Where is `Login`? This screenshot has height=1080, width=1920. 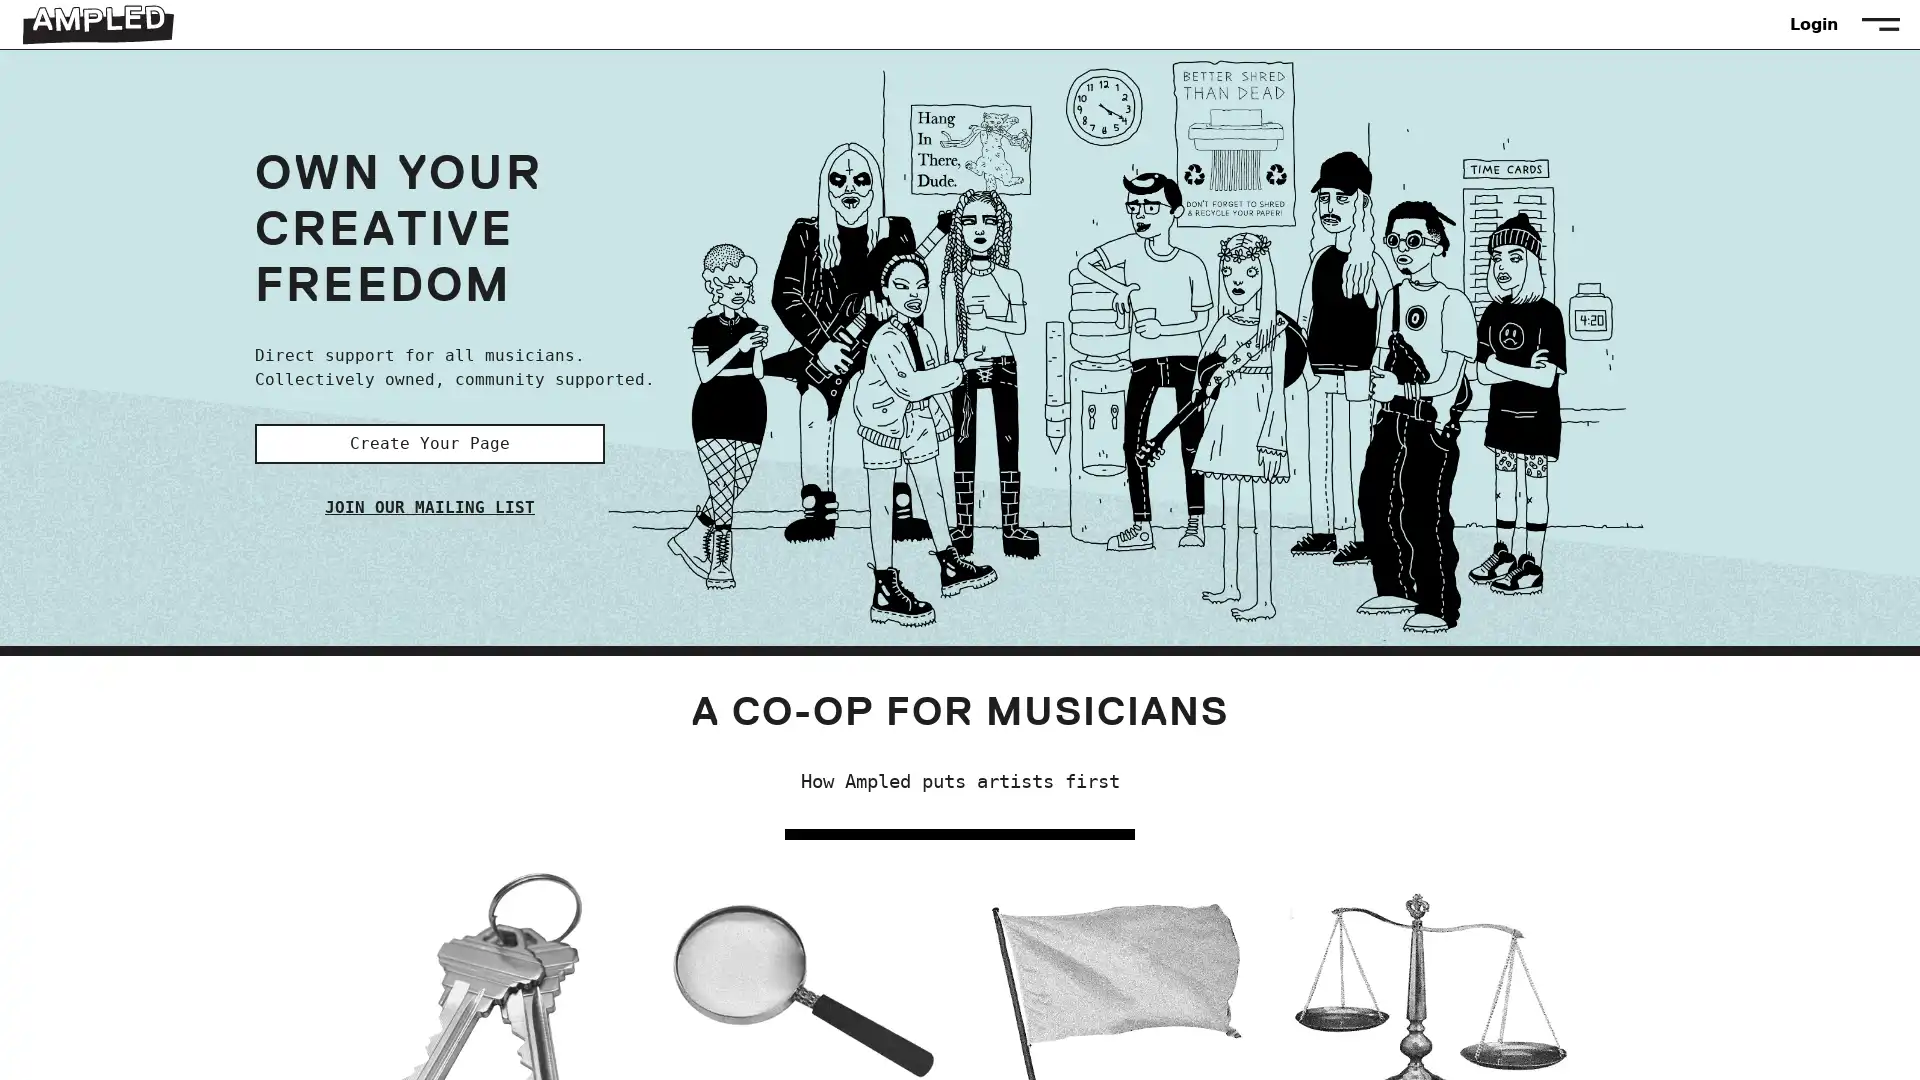 Login is located at coordinates (1814, 23).